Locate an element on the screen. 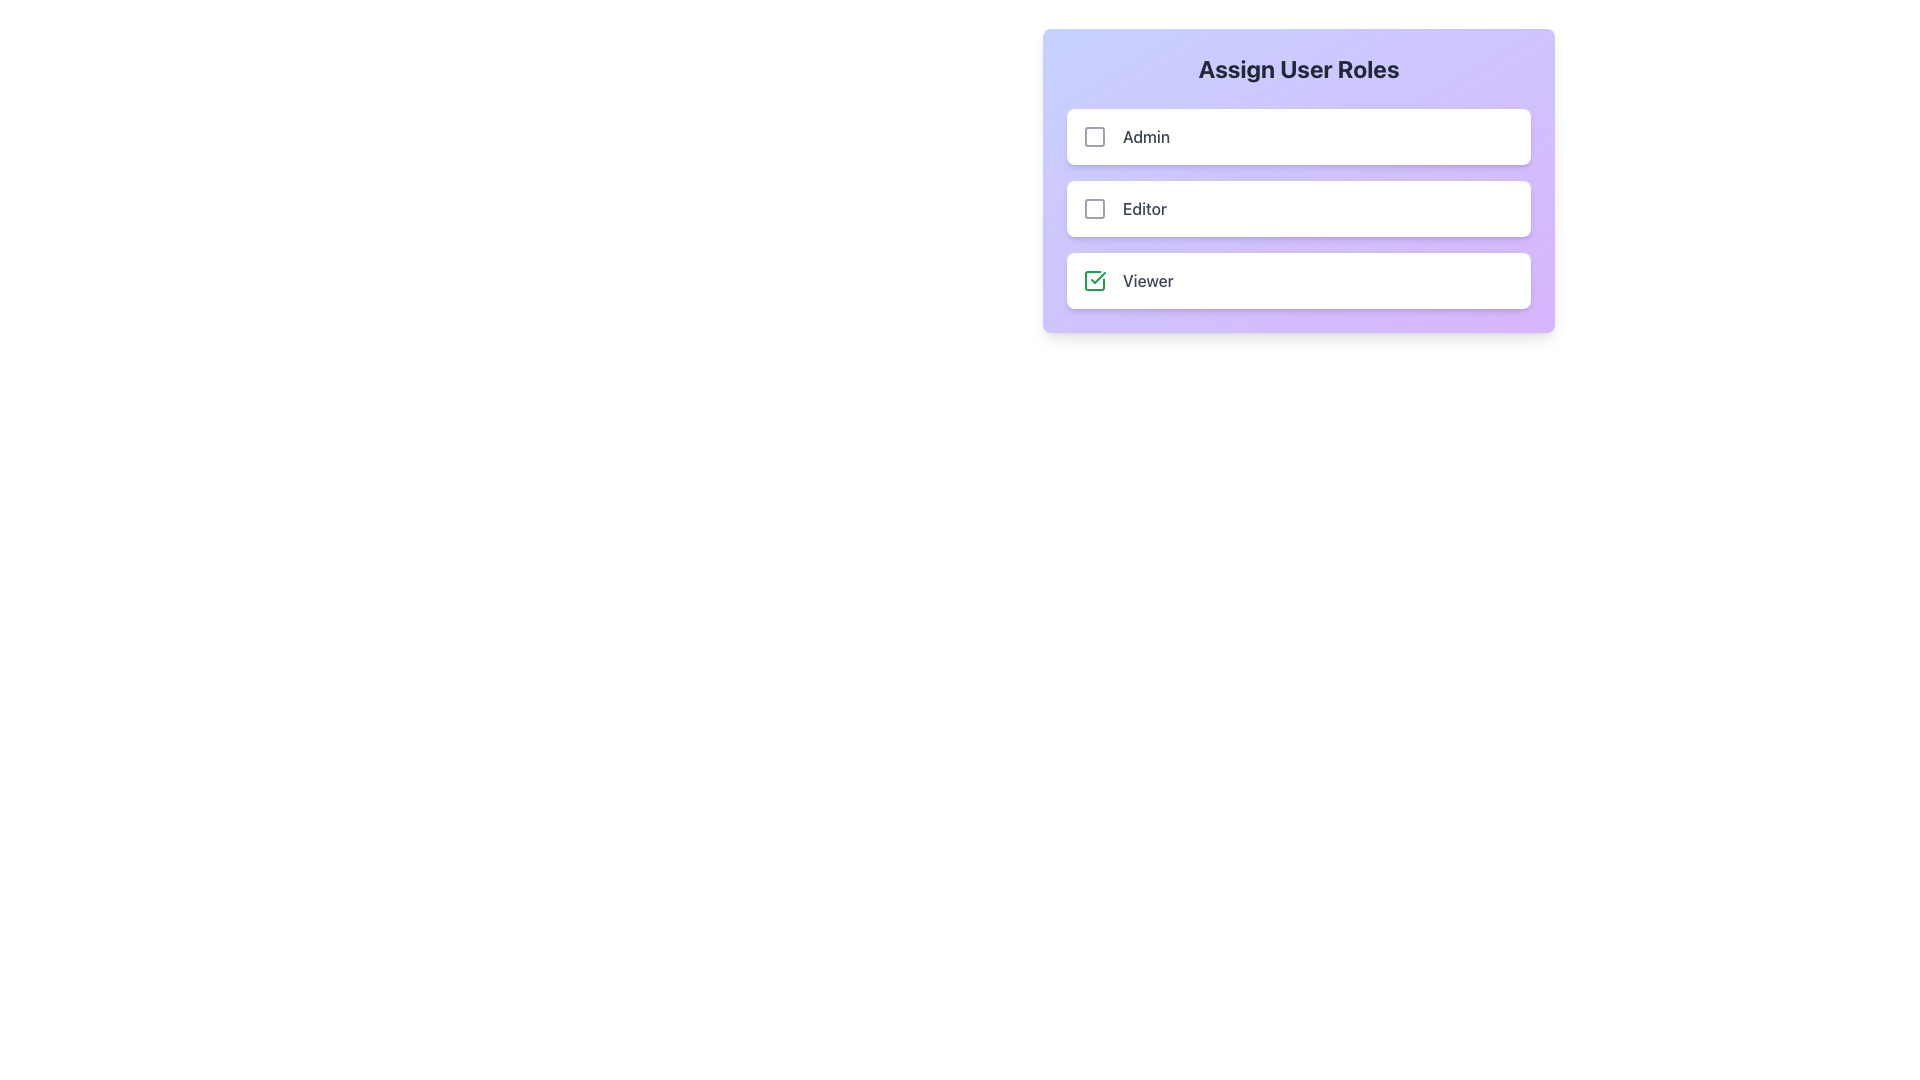 The image size is (1920, 1080). the 'Editor' role option in the 'Assign User Roles' panel is located at coordinates (1124, 208).